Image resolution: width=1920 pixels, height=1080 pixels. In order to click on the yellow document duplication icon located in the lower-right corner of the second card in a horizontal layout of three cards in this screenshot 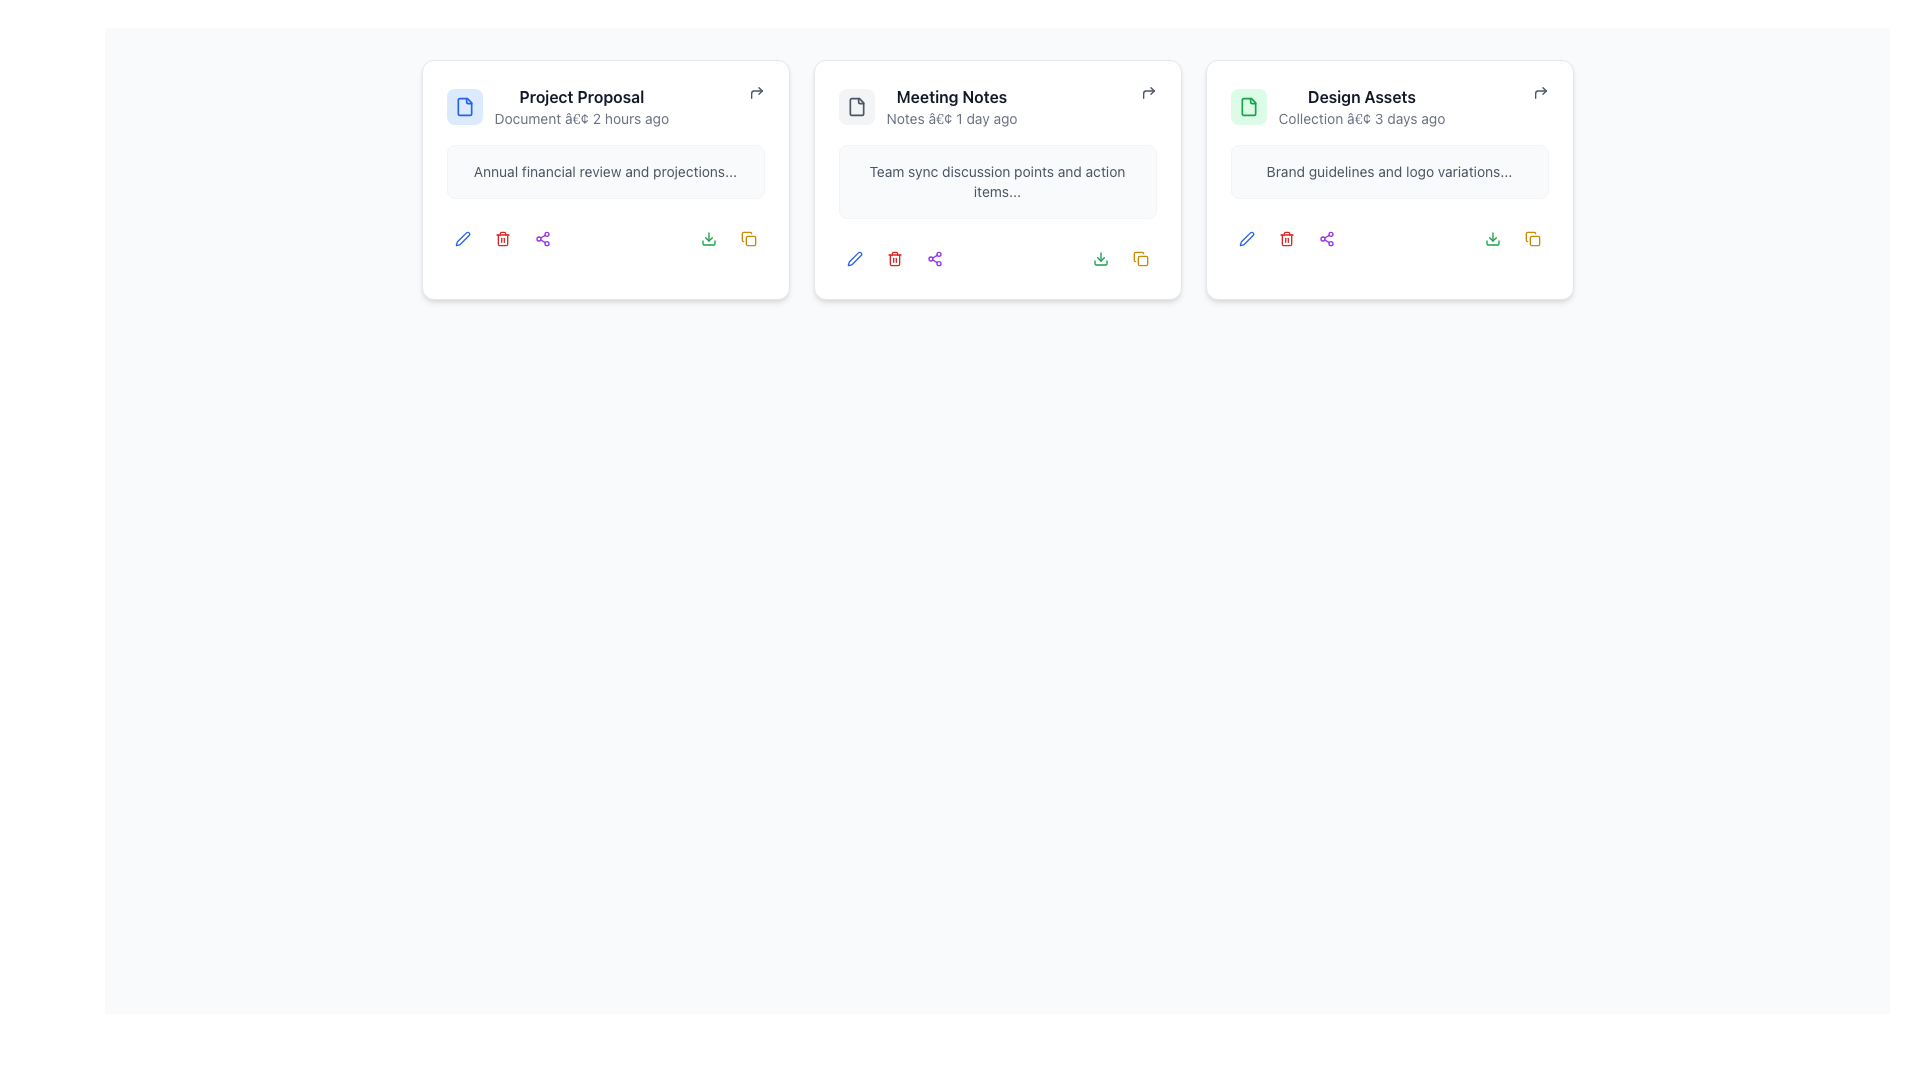, I will do `click(1140, 257)`.